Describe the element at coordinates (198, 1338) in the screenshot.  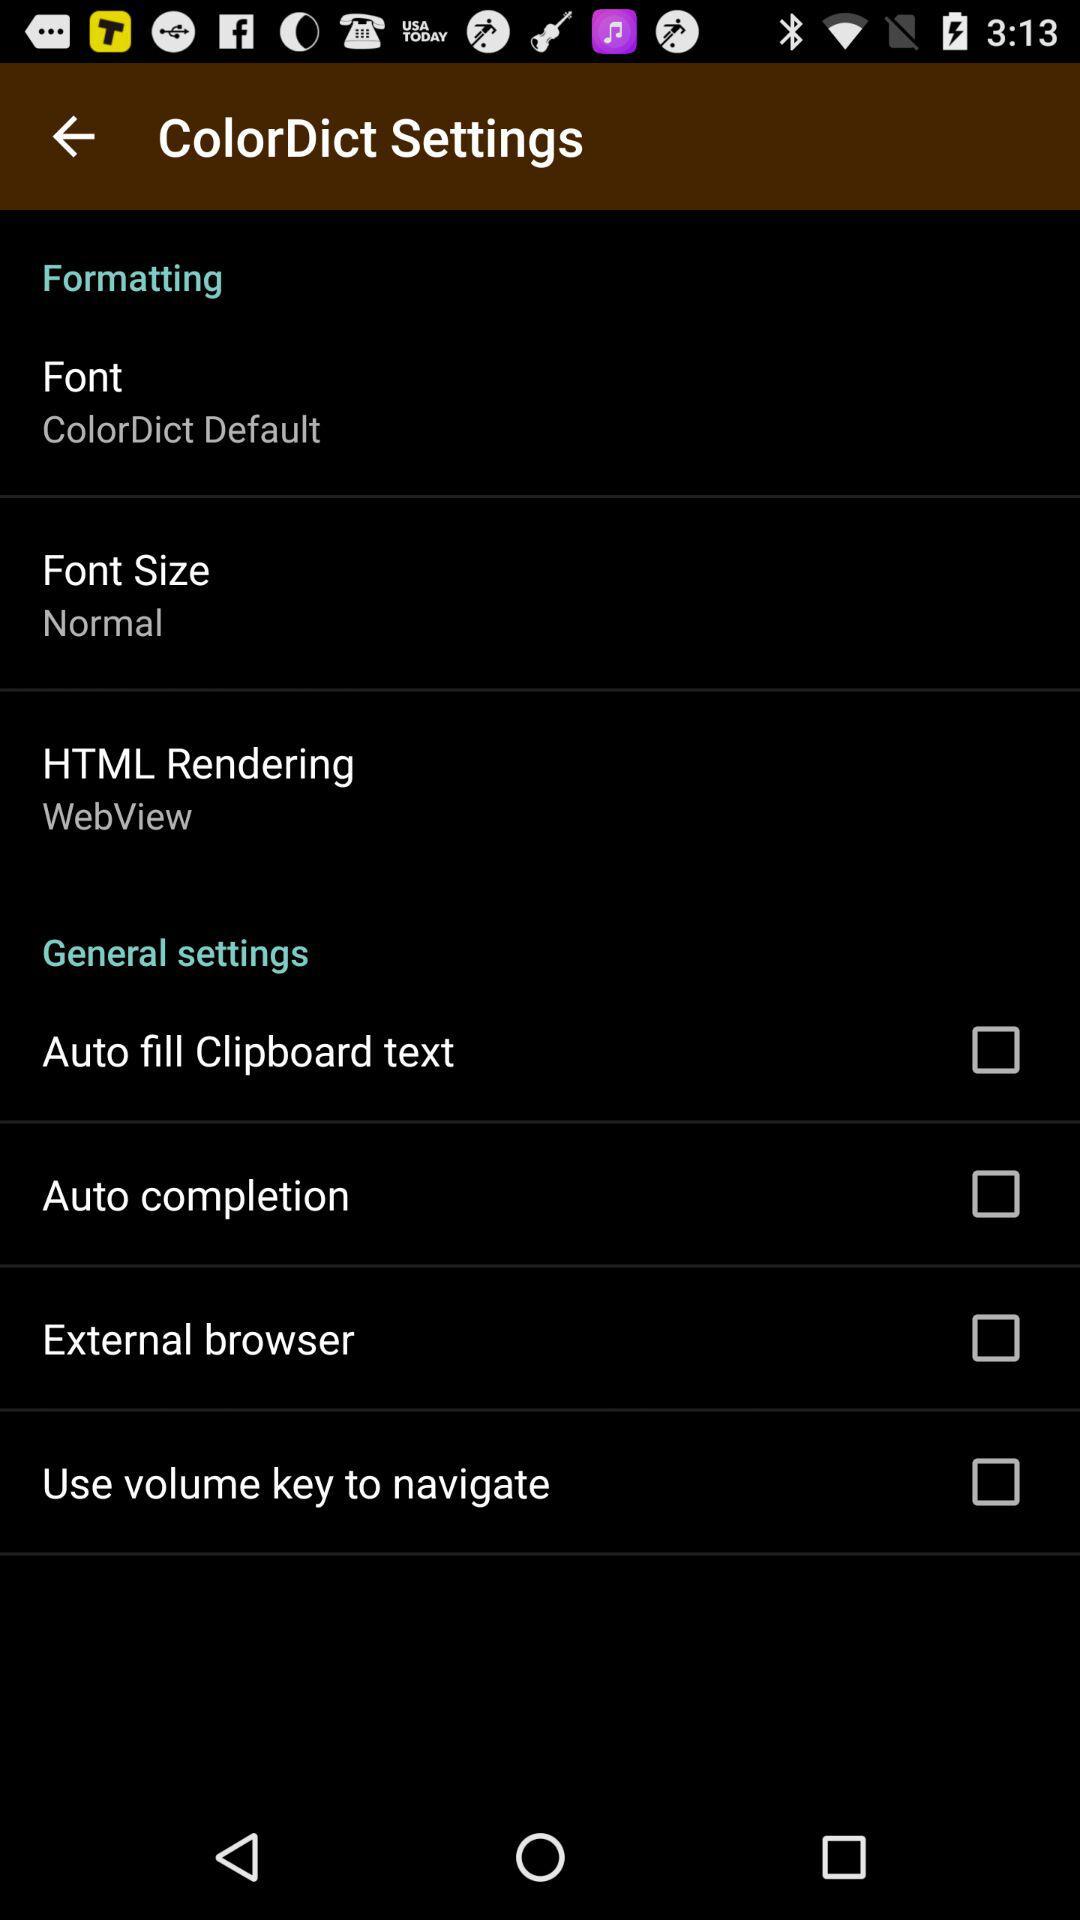
I see `the app below the auto completion icon` at that location.